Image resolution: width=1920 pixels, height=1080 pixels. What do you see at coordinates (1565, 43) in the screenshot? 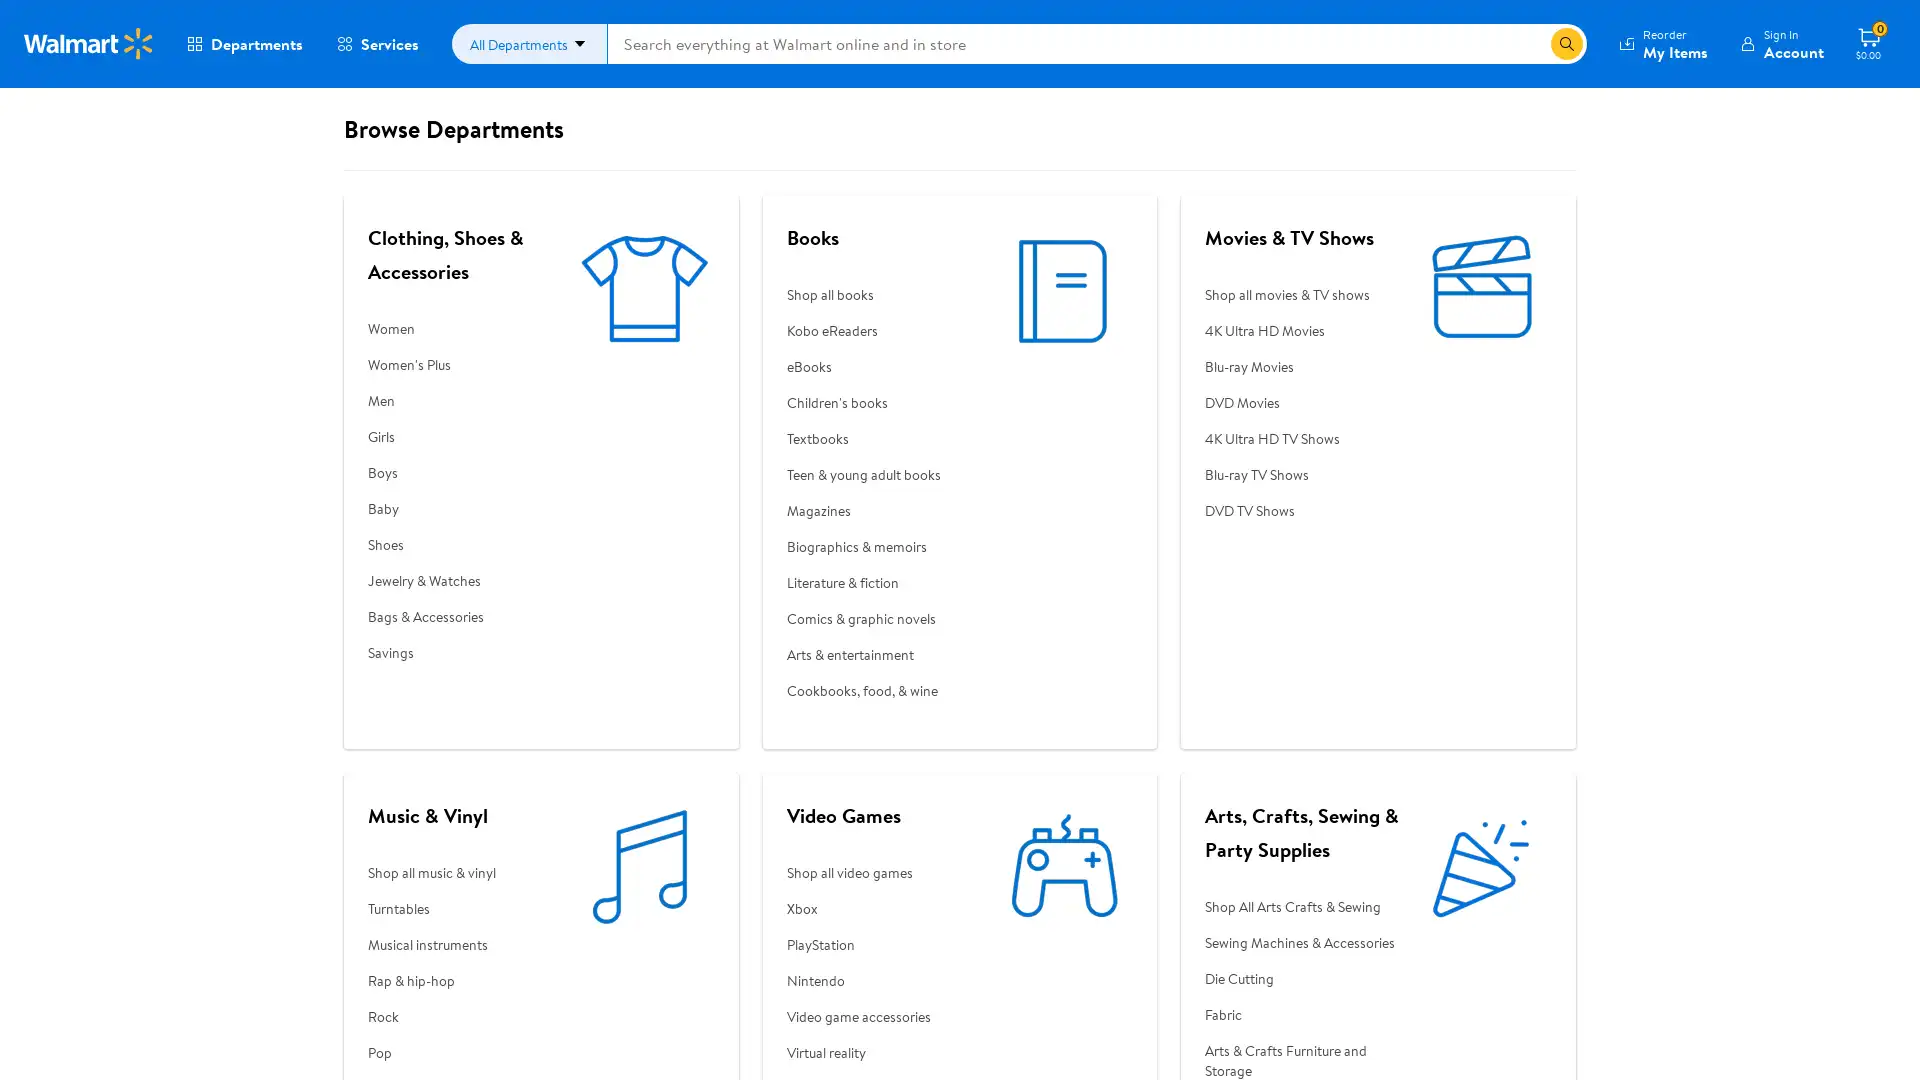
I see `Search icon` at bounding box center [1565, 43].